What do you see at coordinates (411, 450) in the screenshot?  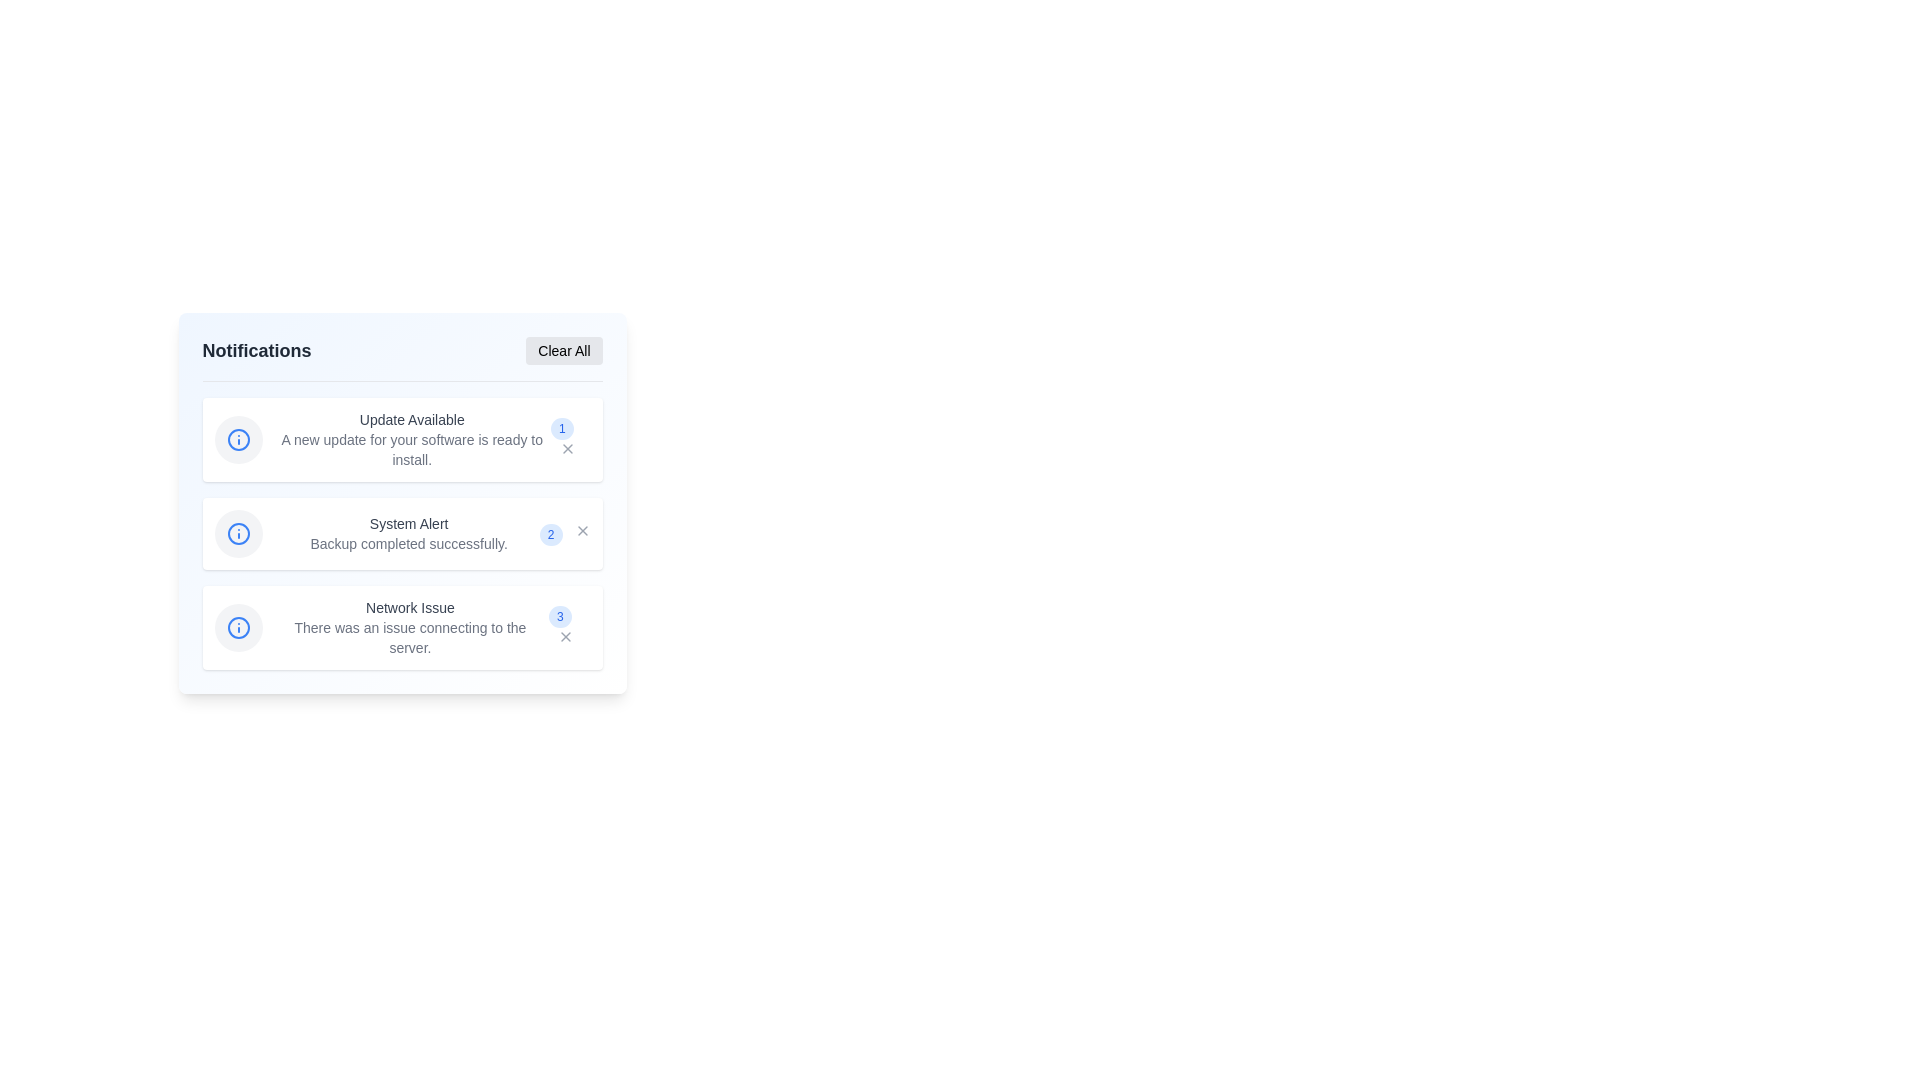 I see `detailed explanation text label located underneath the 'Update Available' header in the first notification card` at bounding box center [411, 450].